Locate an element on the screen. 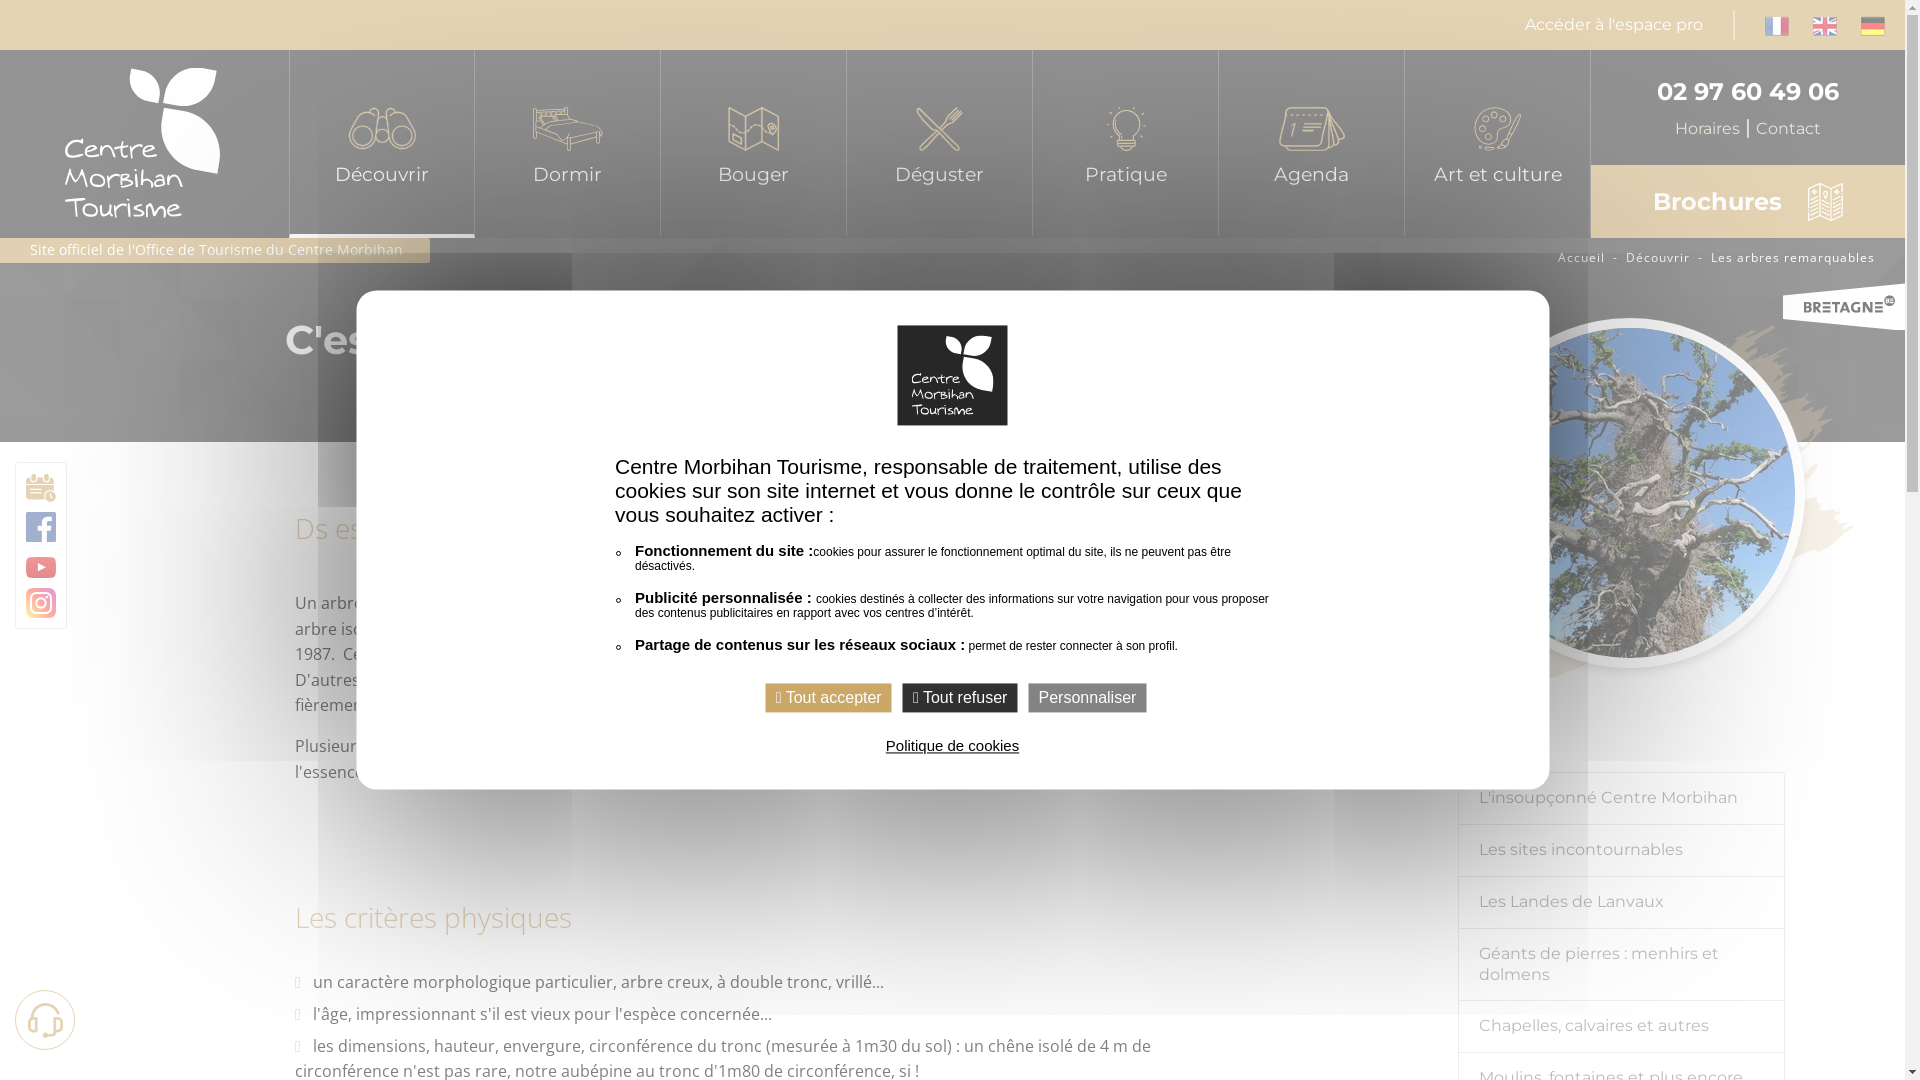 This screenshot has height=1080, width=1920. 'Expressions d'artistes' is located at coordinates (1497, 260).